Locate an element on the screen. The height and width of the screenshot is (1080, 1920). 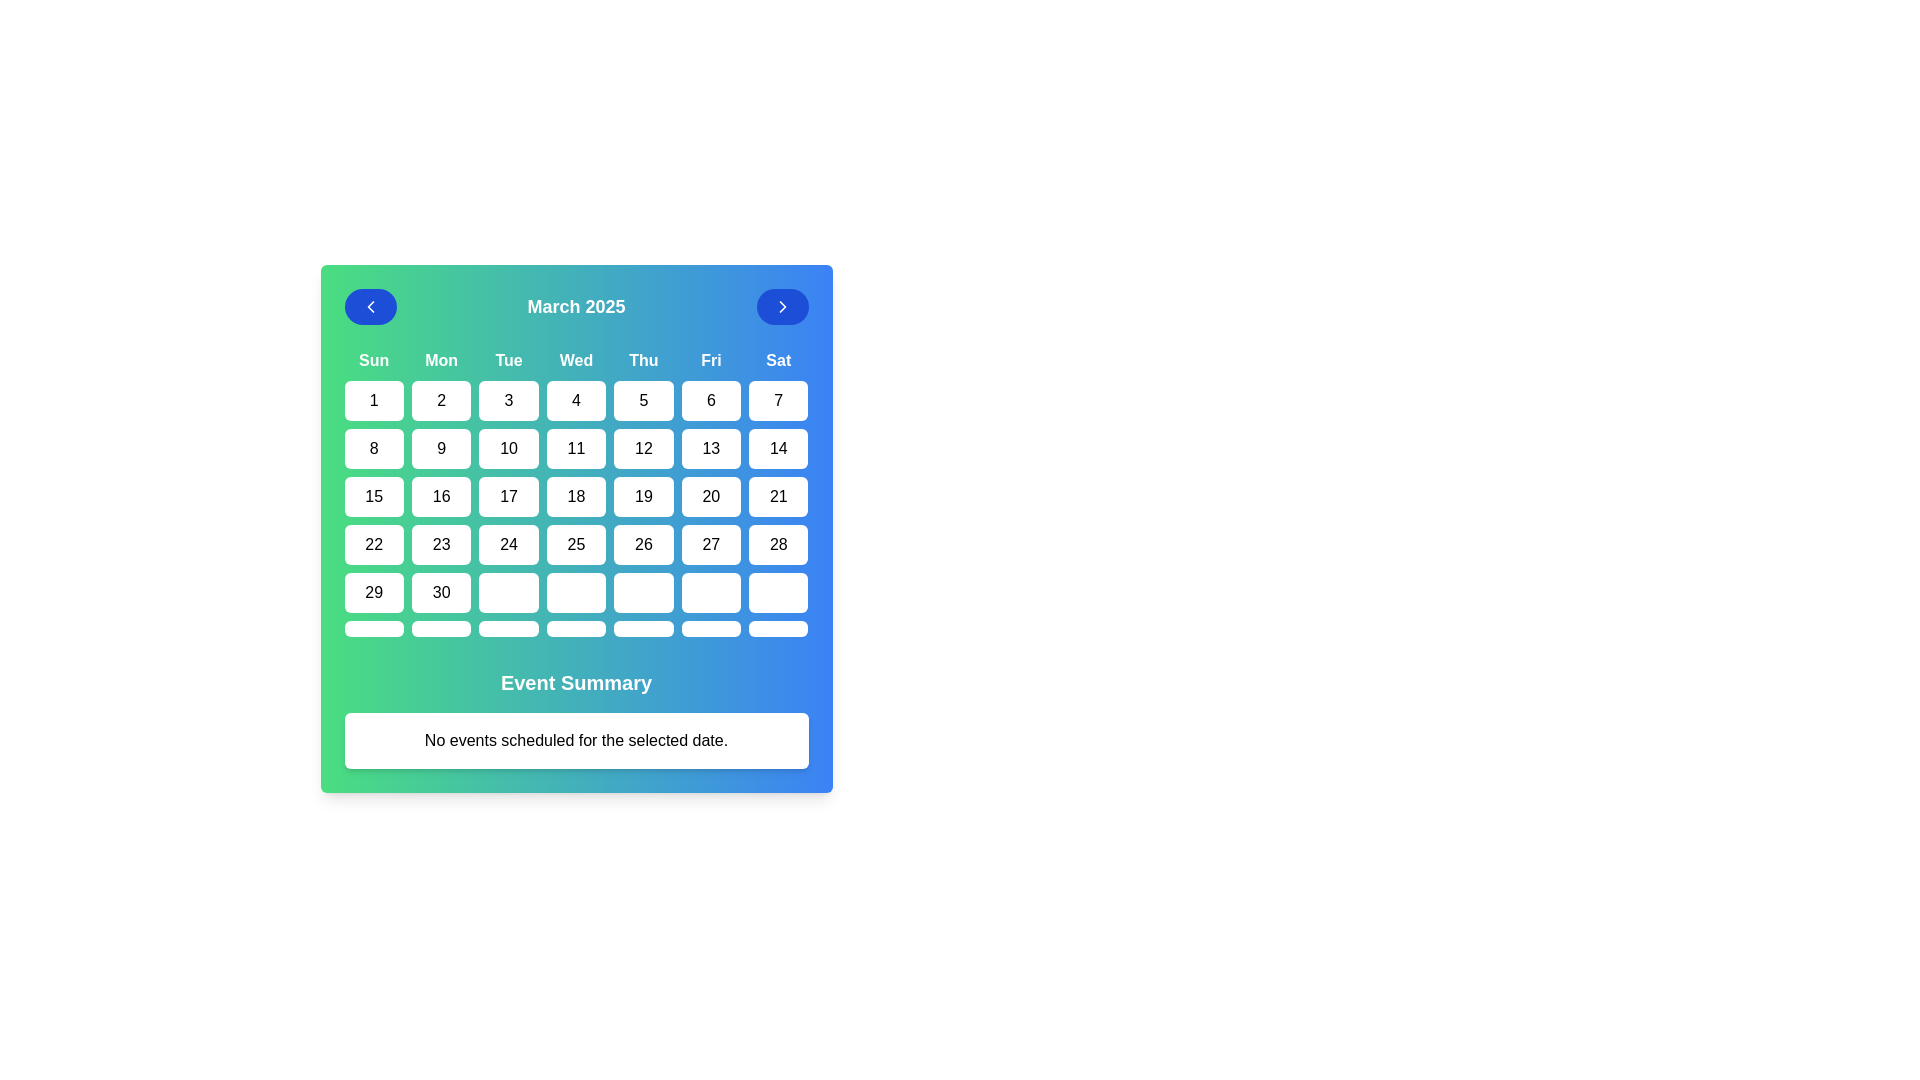
the date button for the 27th in the calendar interface, located under the 'Fri' column and in the sixth row and sixth column, to change its background color is located at coordinates (711, 544).